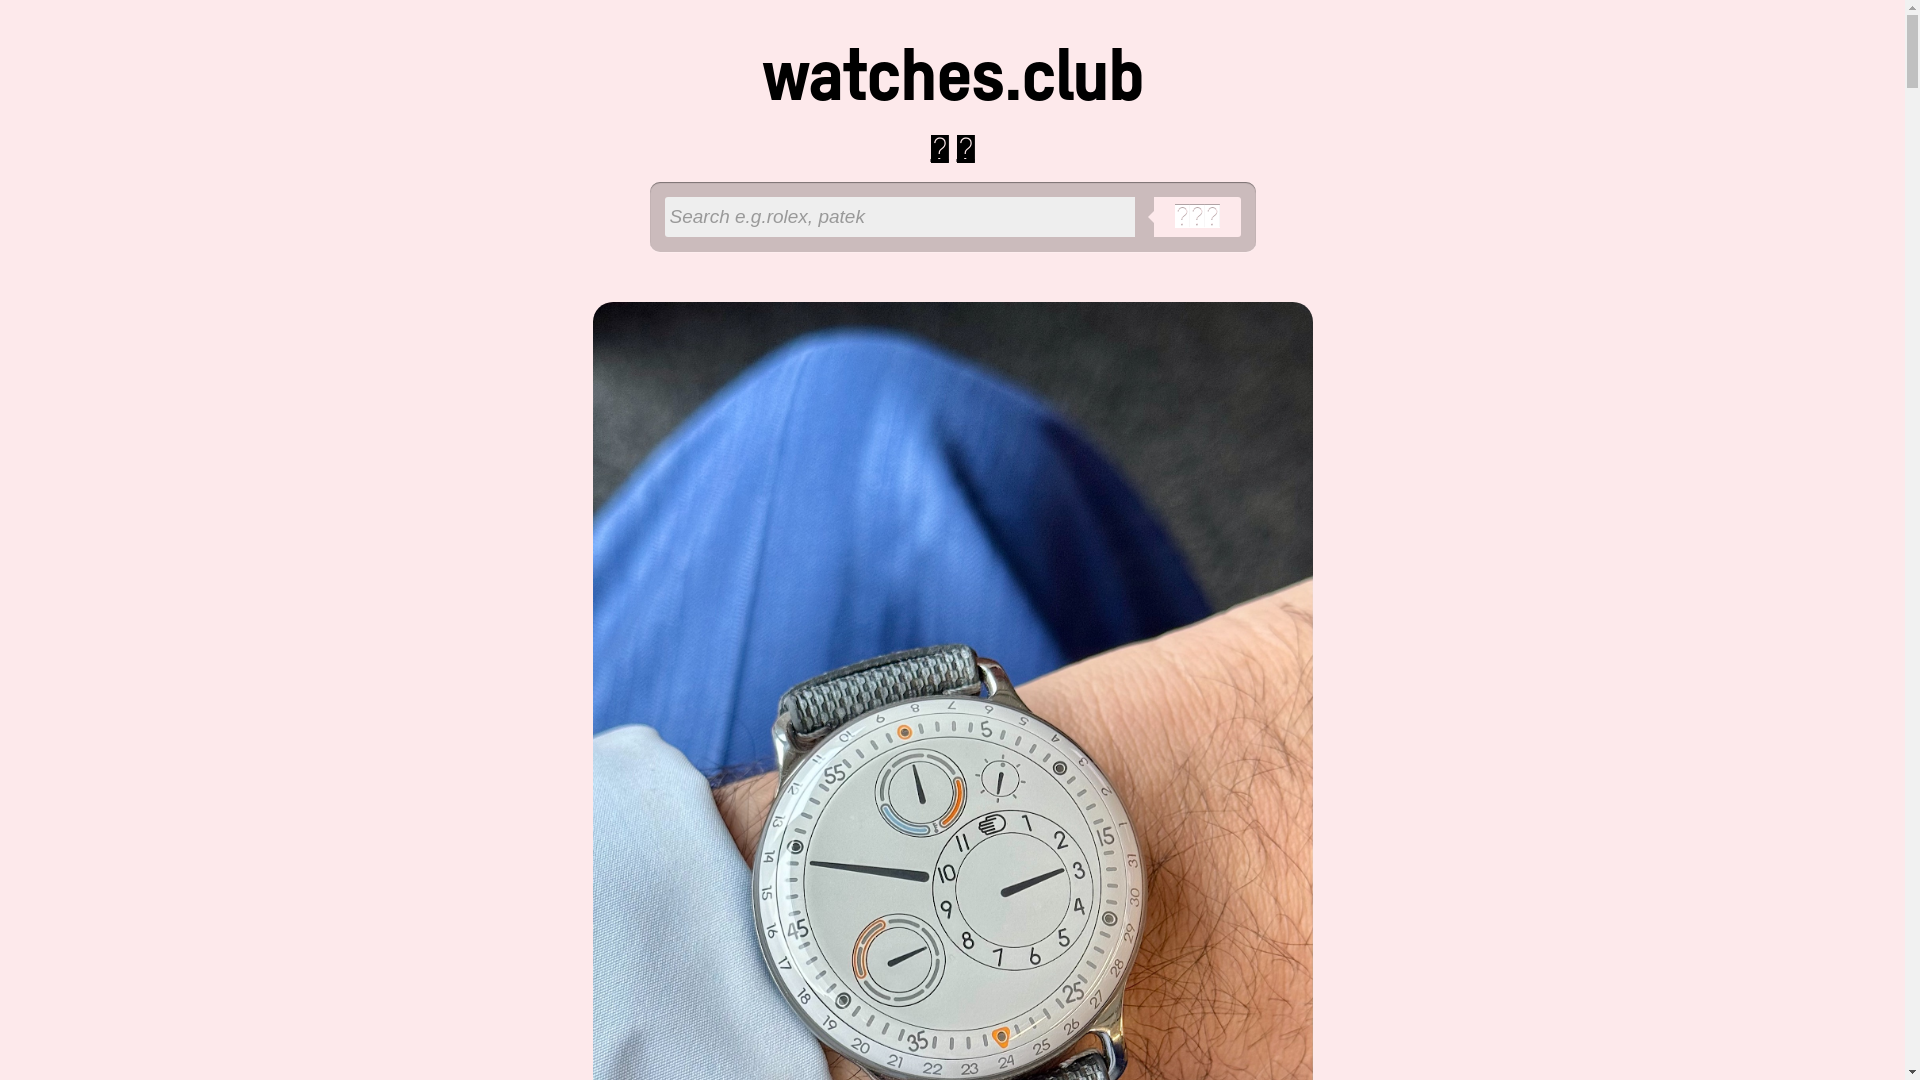  Describe the element at coordinates (950, 79) in the screenshot. I see `'watches.club'` at that location.